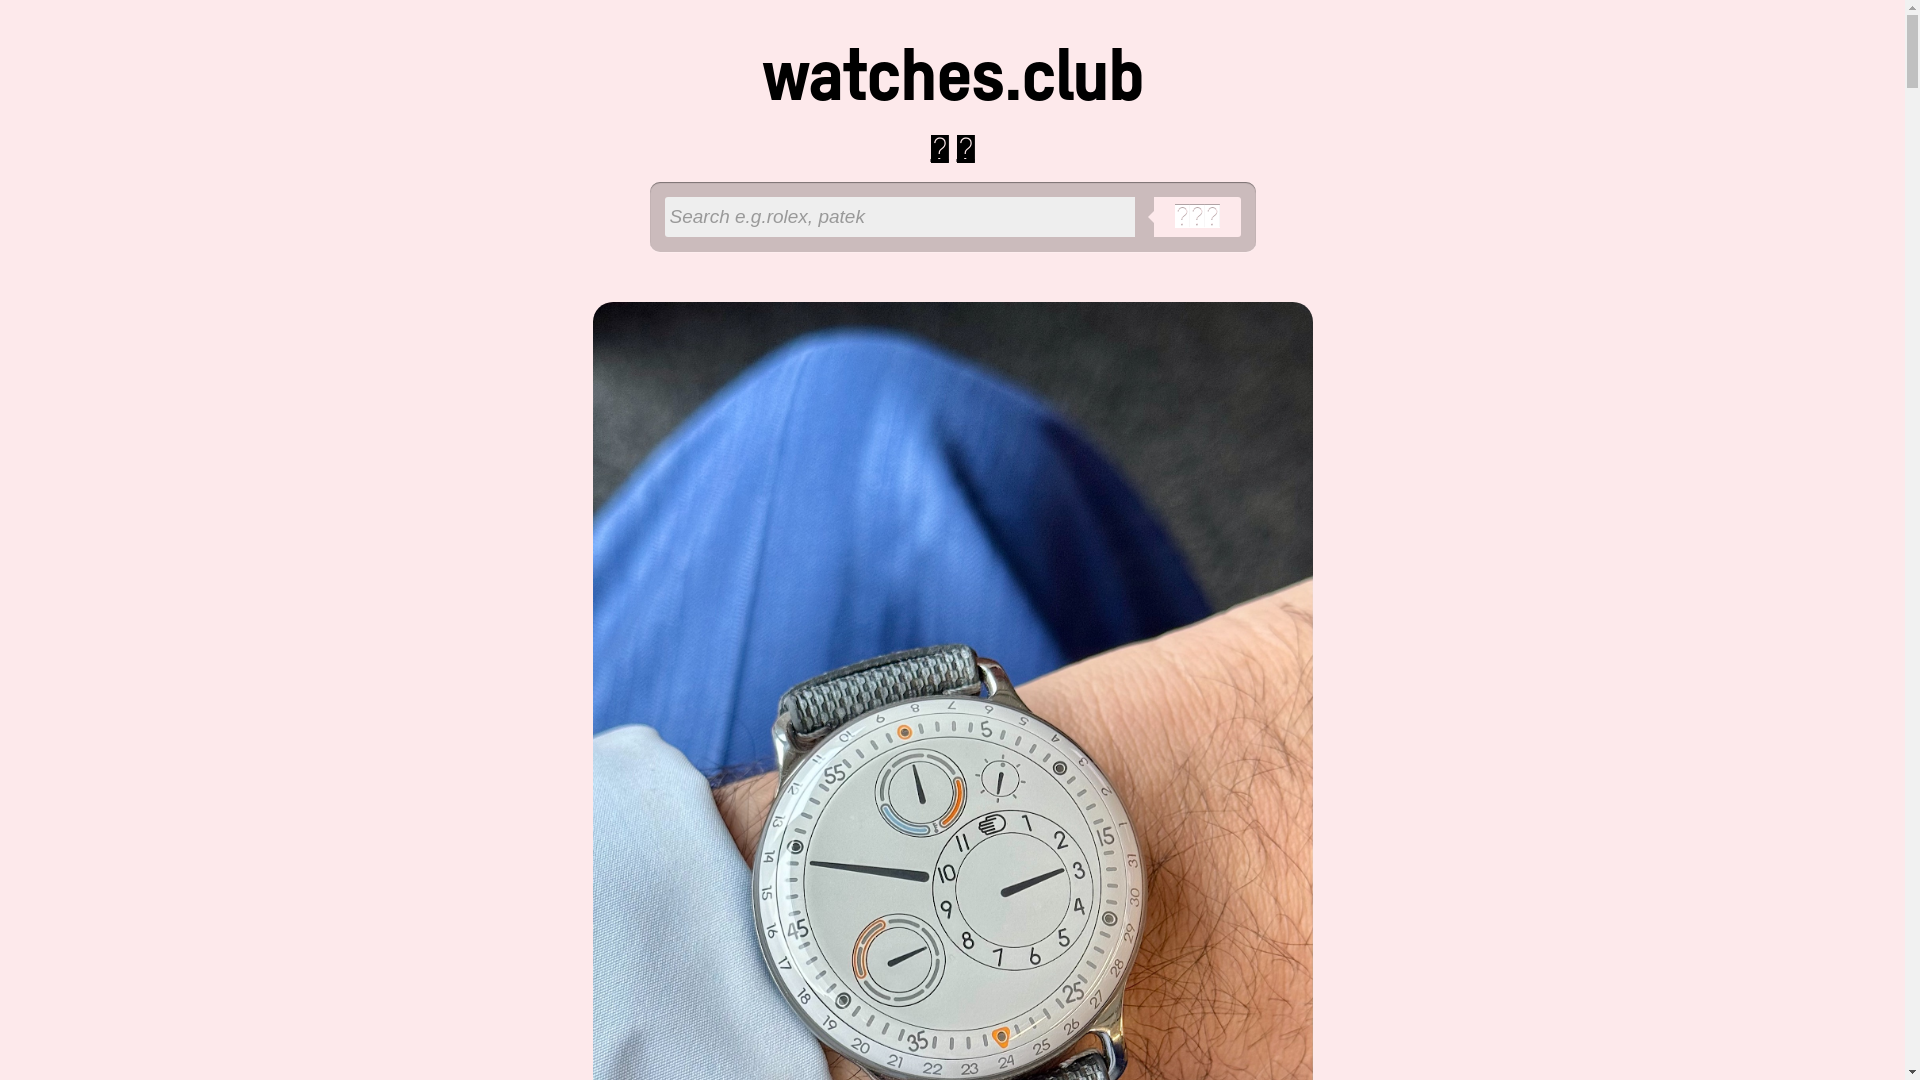  Describe the element at coordinates (950, 79) in the screenshot. I see `'watches.club'` at that location.